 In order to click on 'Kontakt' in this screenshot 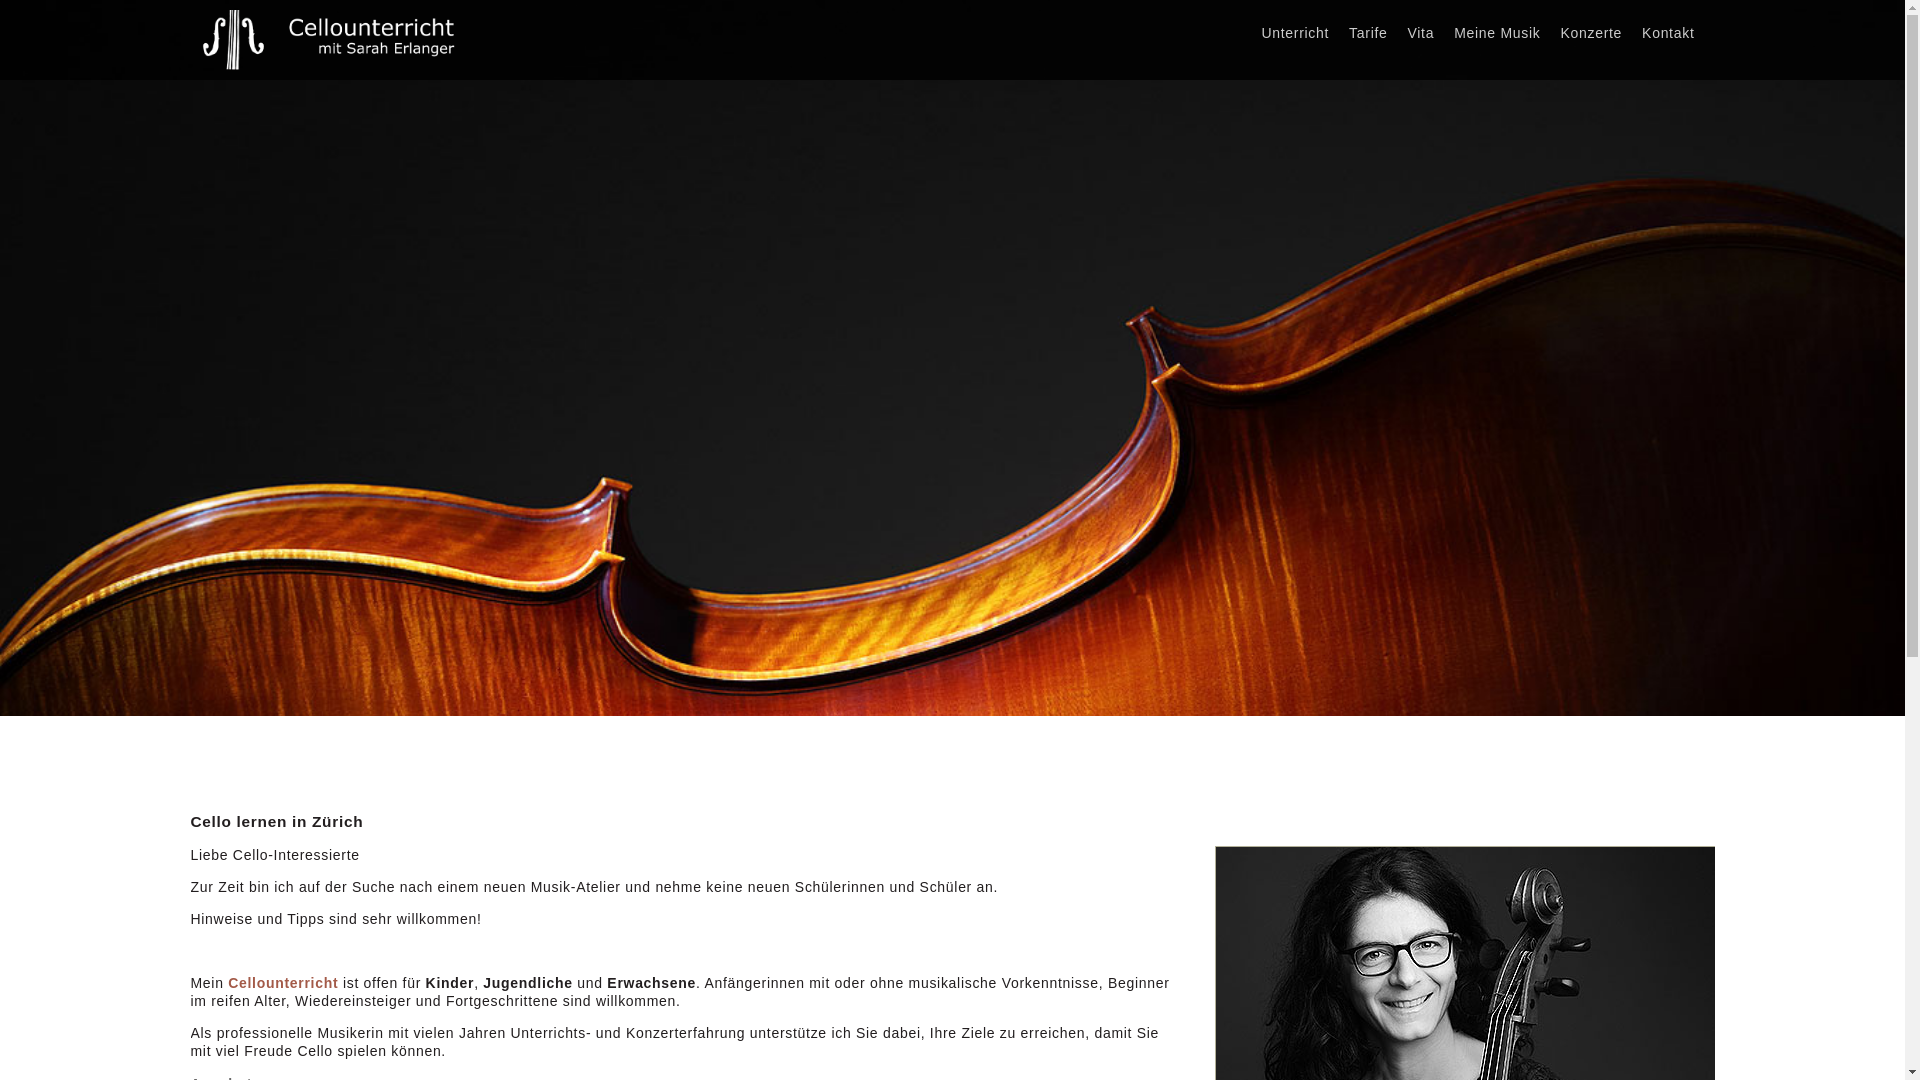, I will do `click(1668, 33)`.